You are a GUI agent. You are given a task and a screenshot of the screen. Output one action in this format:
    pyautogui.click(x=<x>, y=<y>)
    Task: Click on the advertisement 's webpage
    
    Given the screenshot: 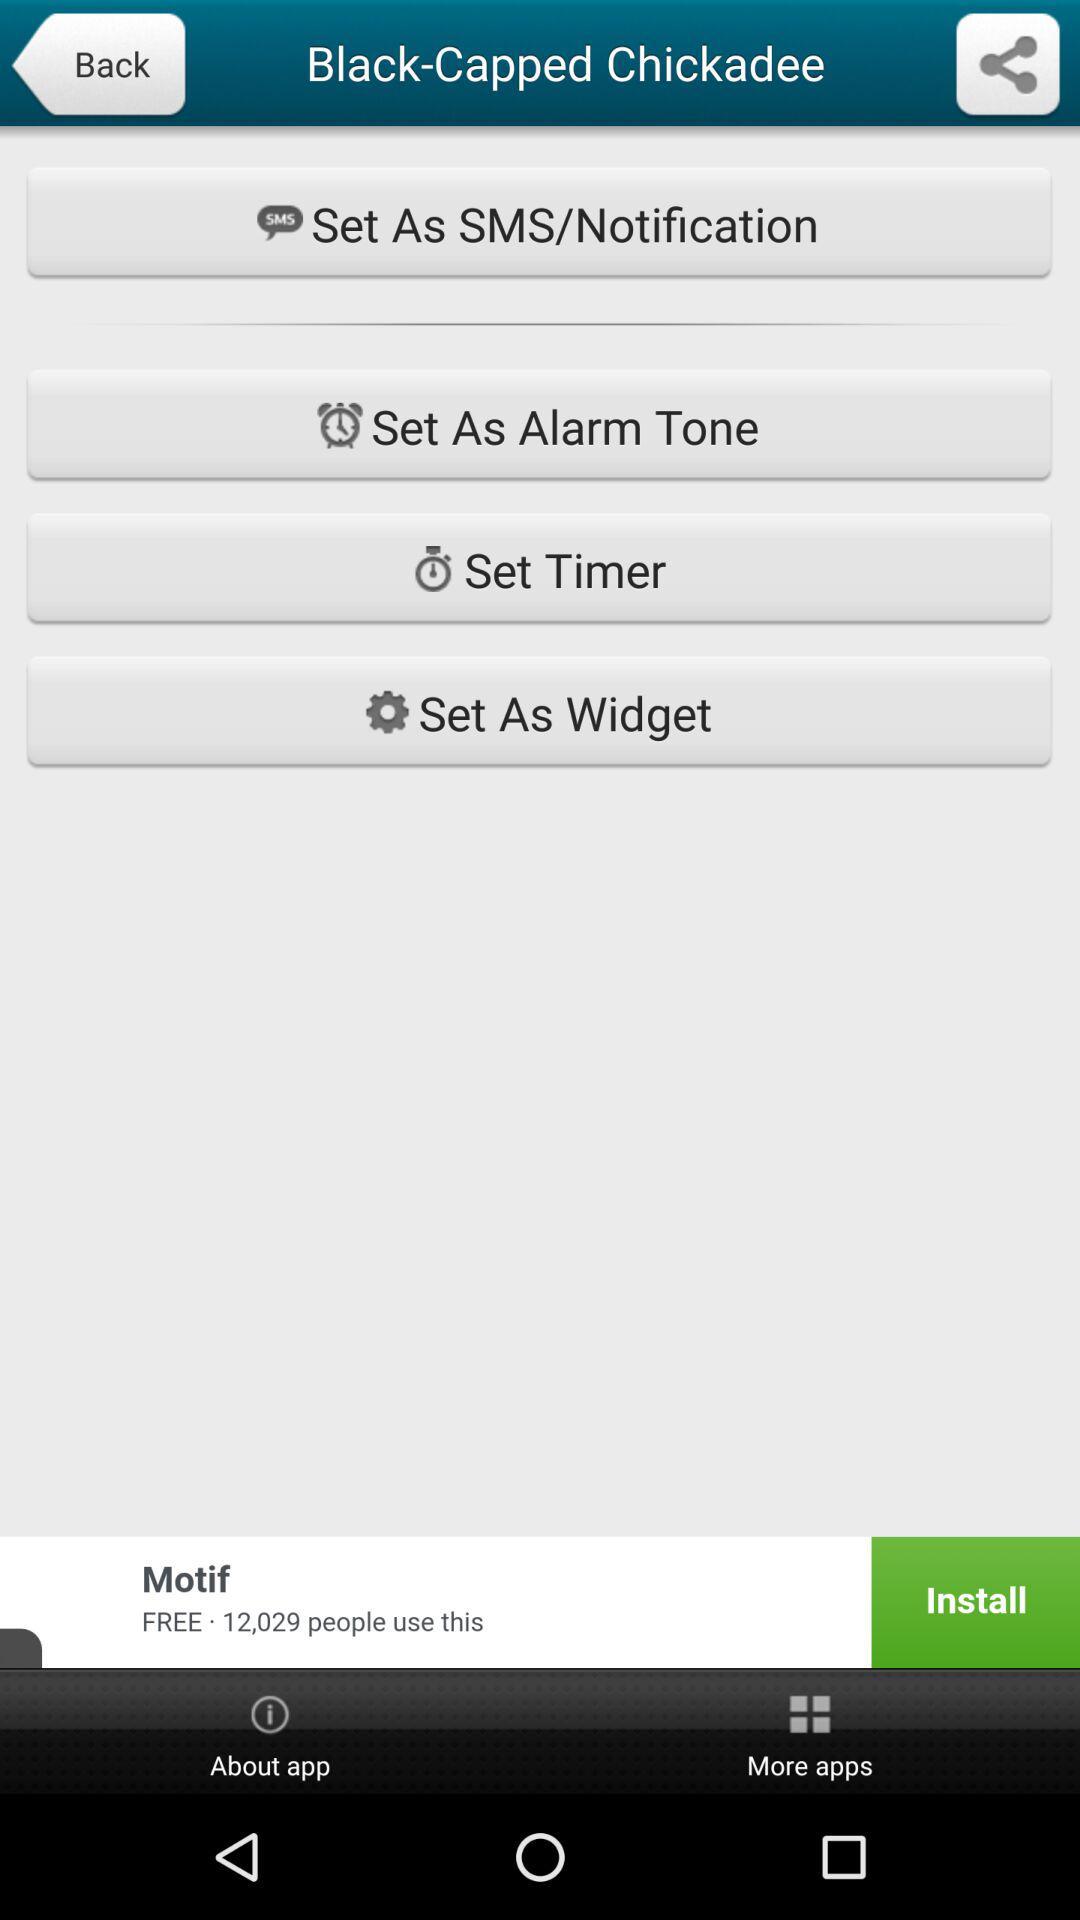 What is the action you would take?
    pyautogui.click(x=540, y=1602)
    